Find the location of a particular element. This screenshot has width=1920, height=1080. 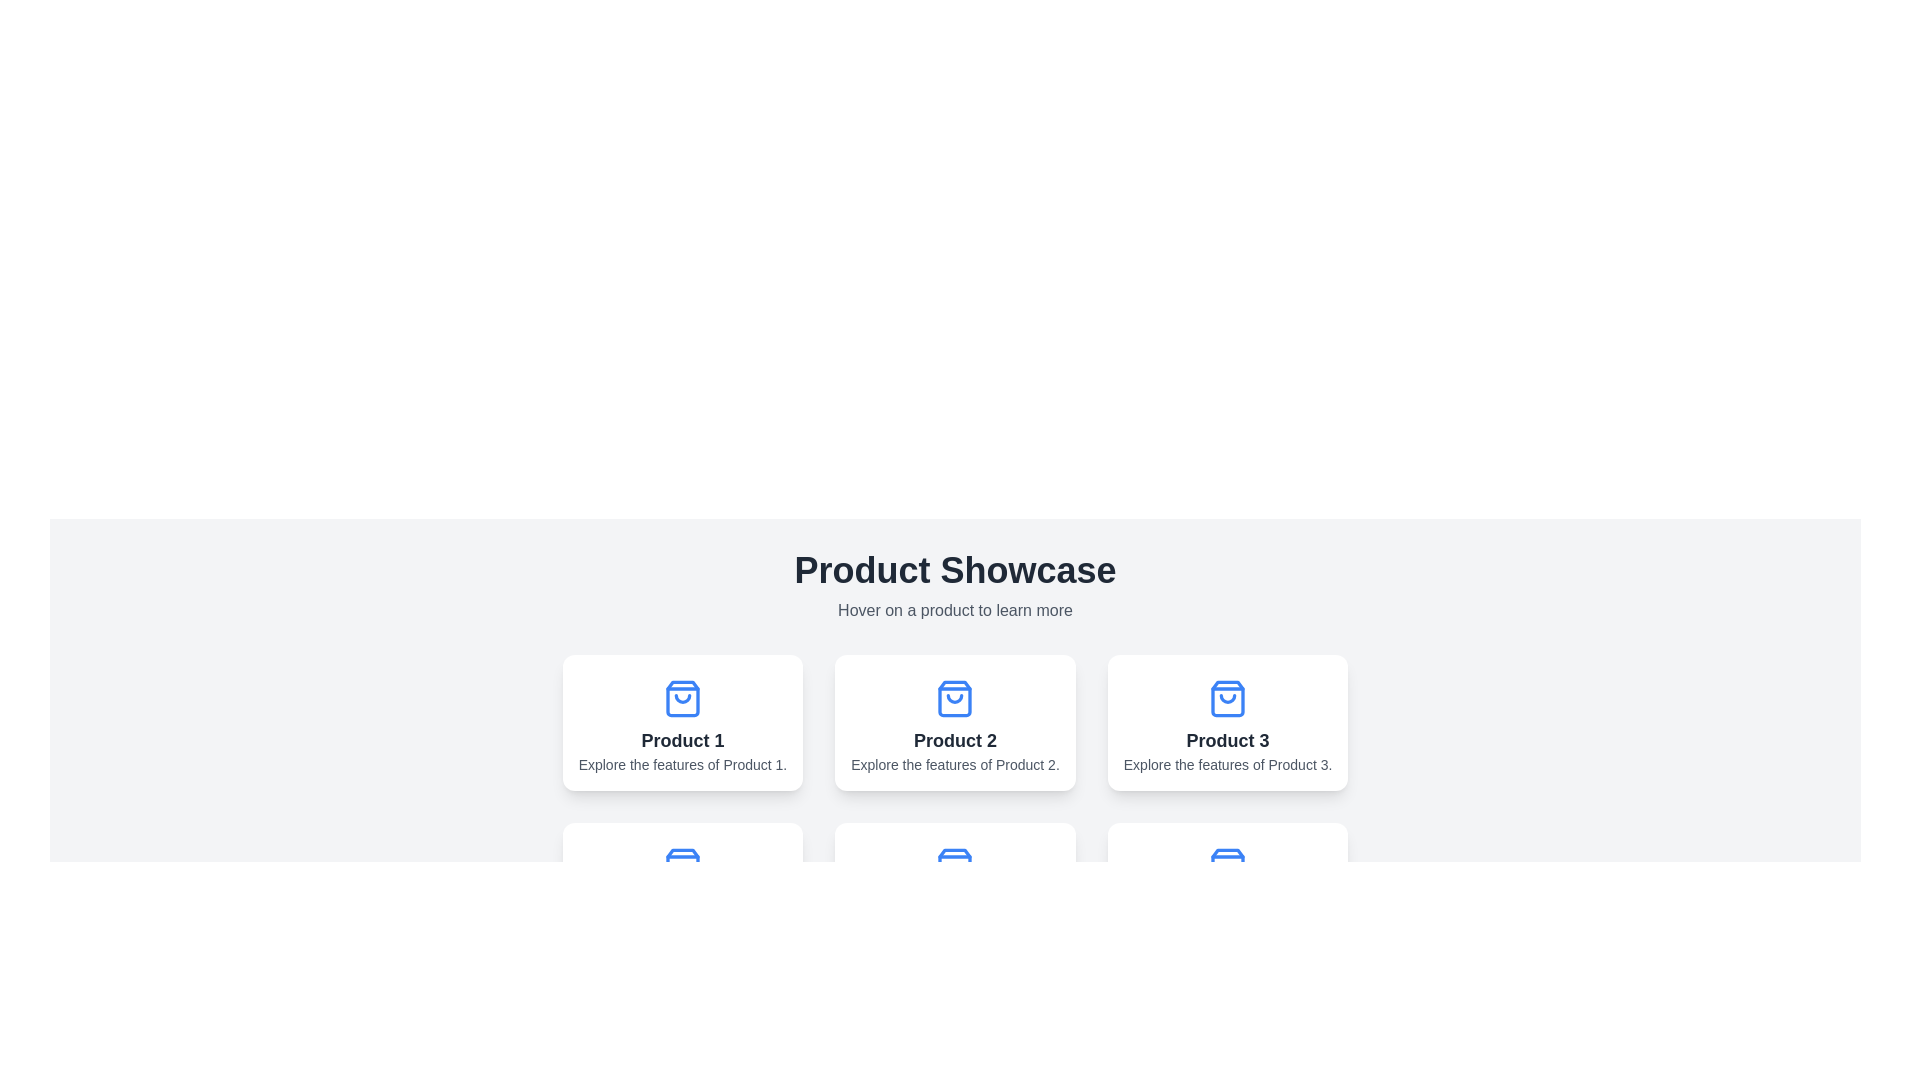

the shopping bag icon, which is blue, has rounded corners, and is located above the text 'Product 4' in its card is located at coordinates (682, 866).